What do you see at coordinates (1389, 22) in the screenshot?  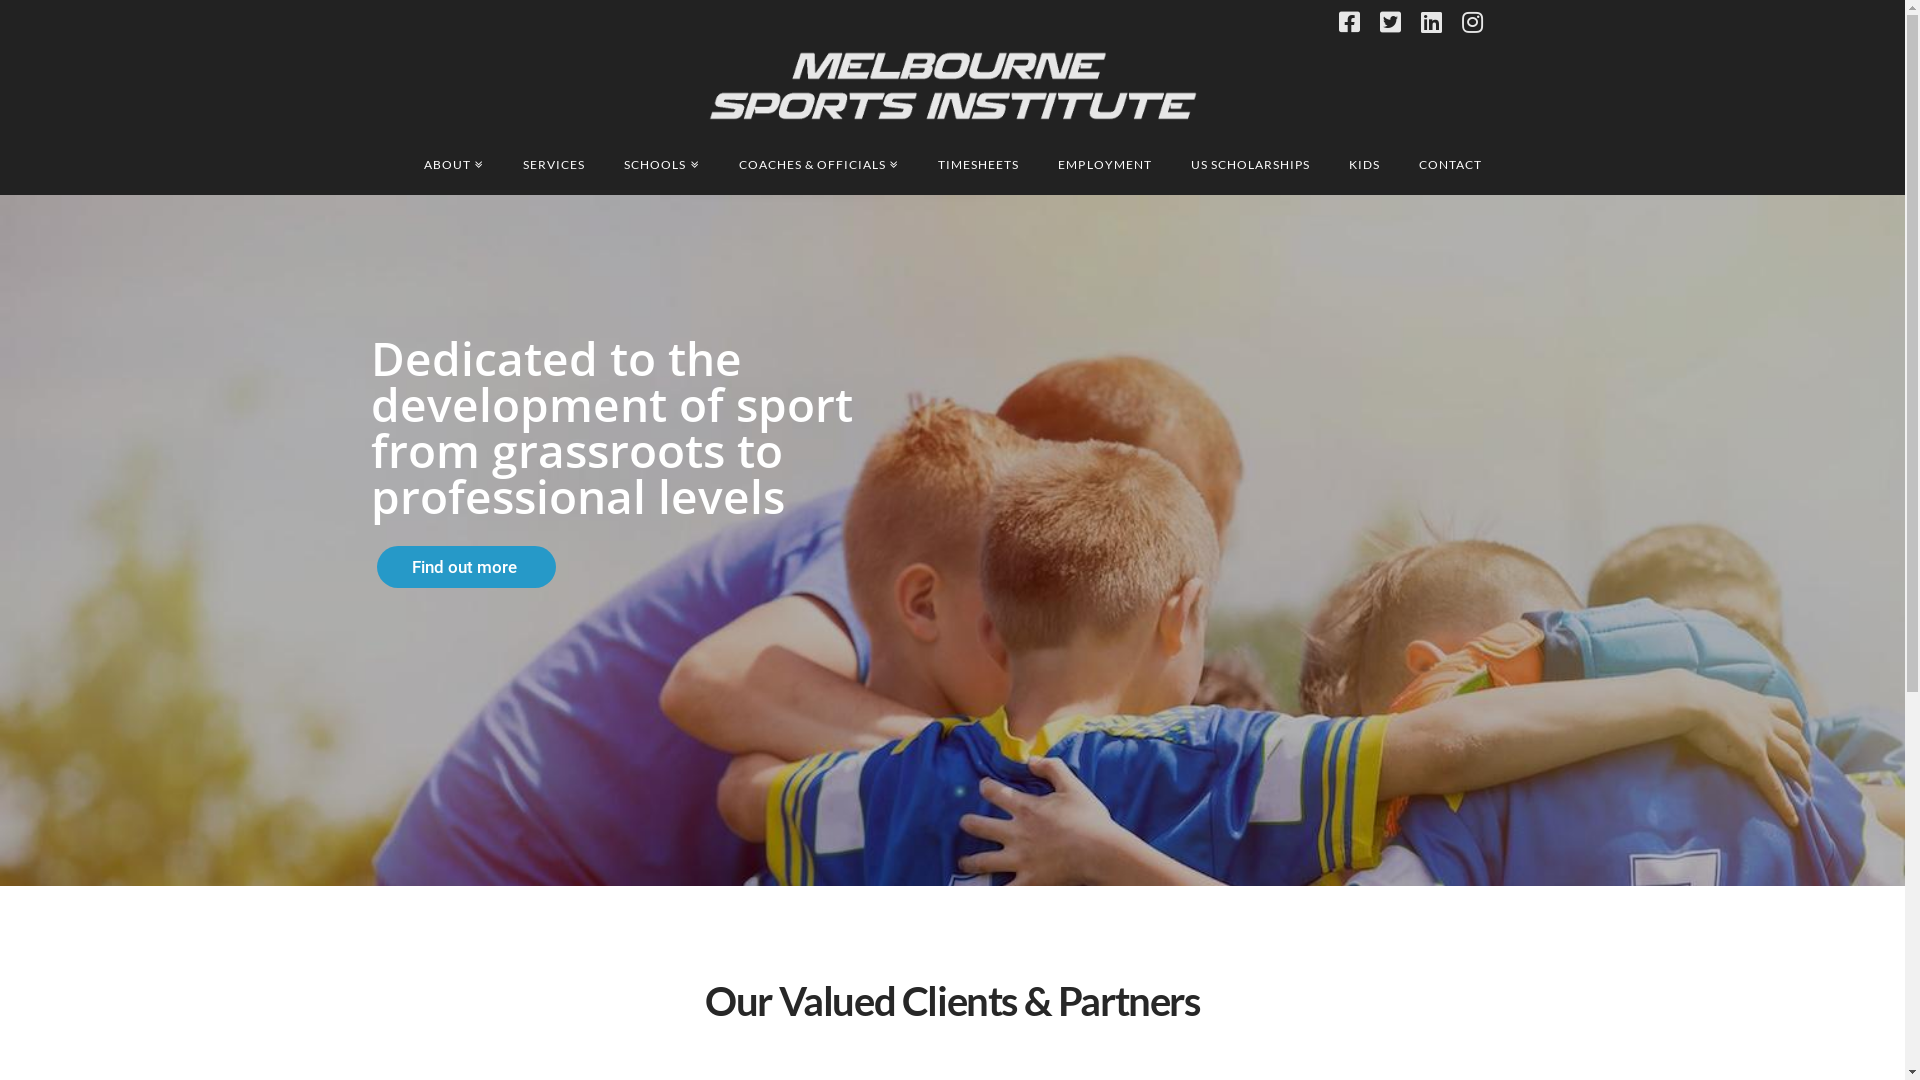 I see `'Twitter'` at bounding box center [1389, 22].